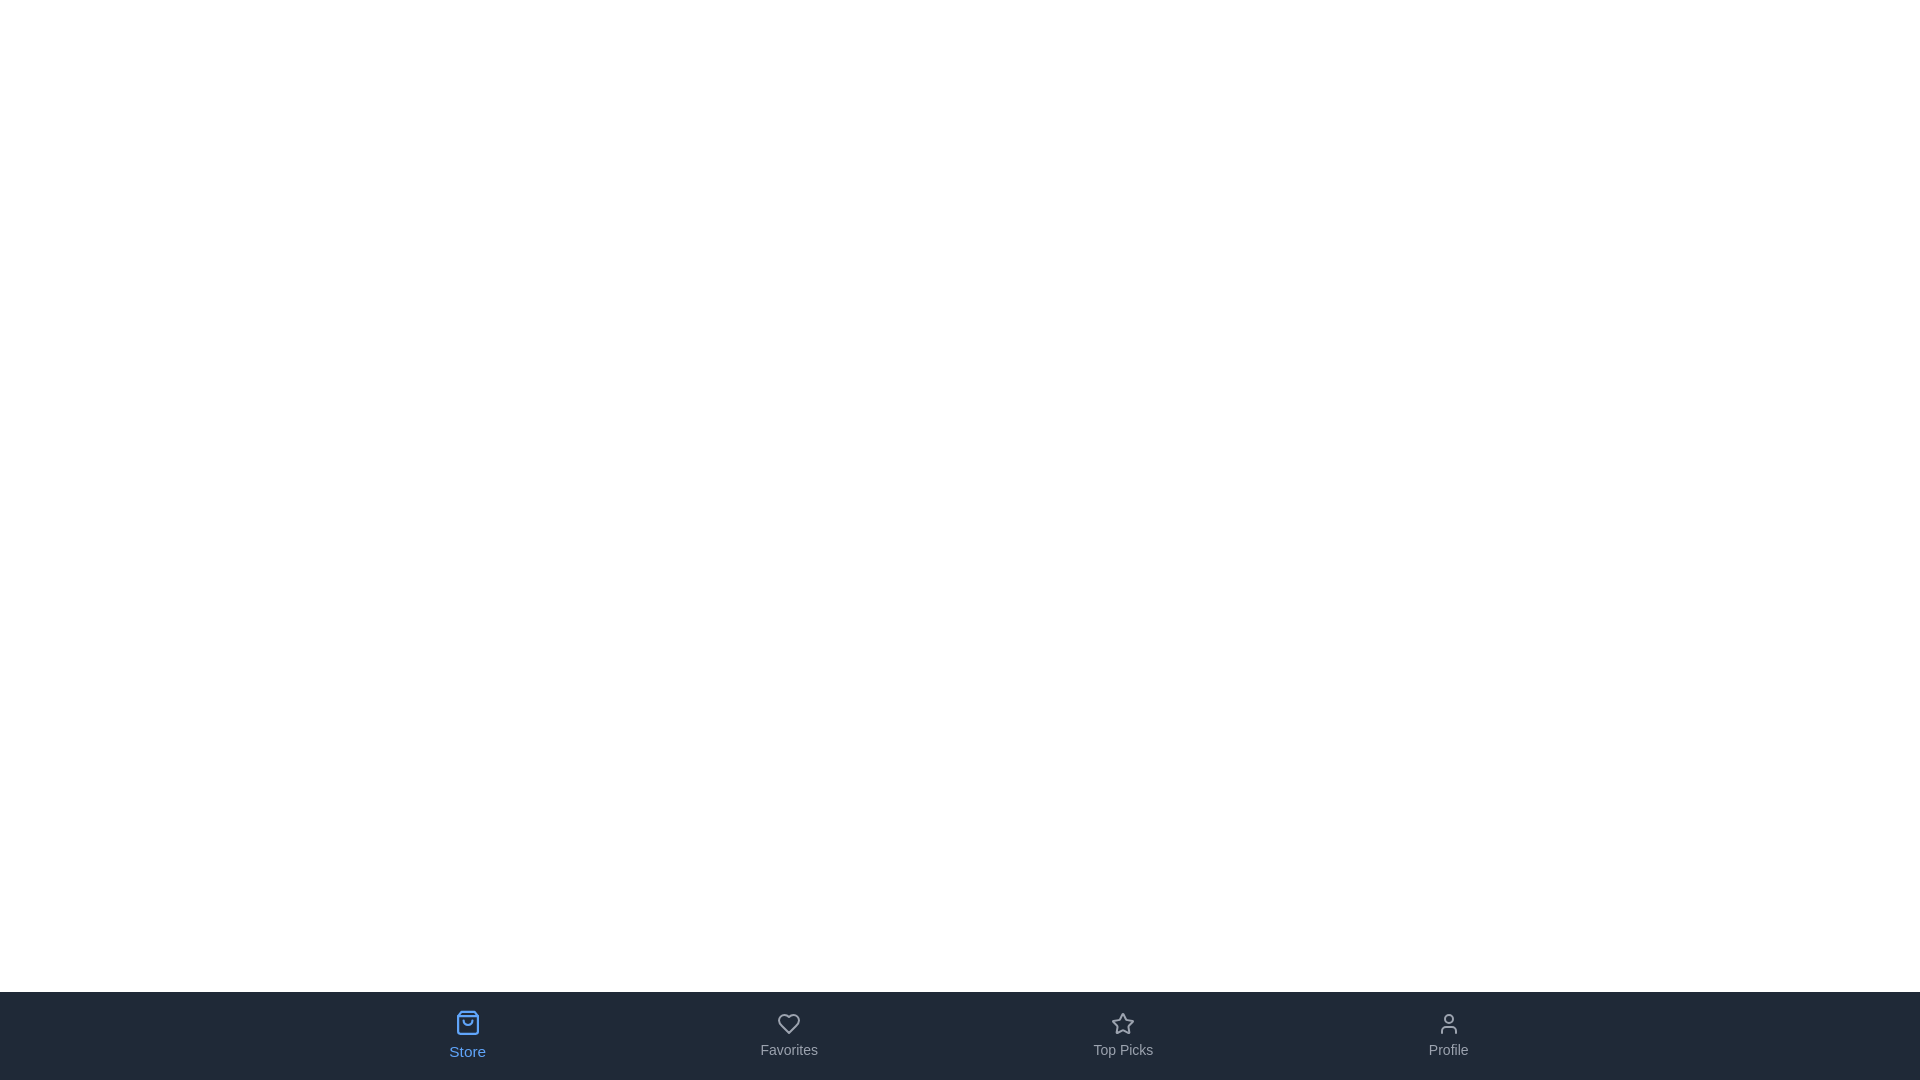  Describe the element at coordinates (788, 1035) in the screenshot. I see `the tab labeled Favorites` at that location.